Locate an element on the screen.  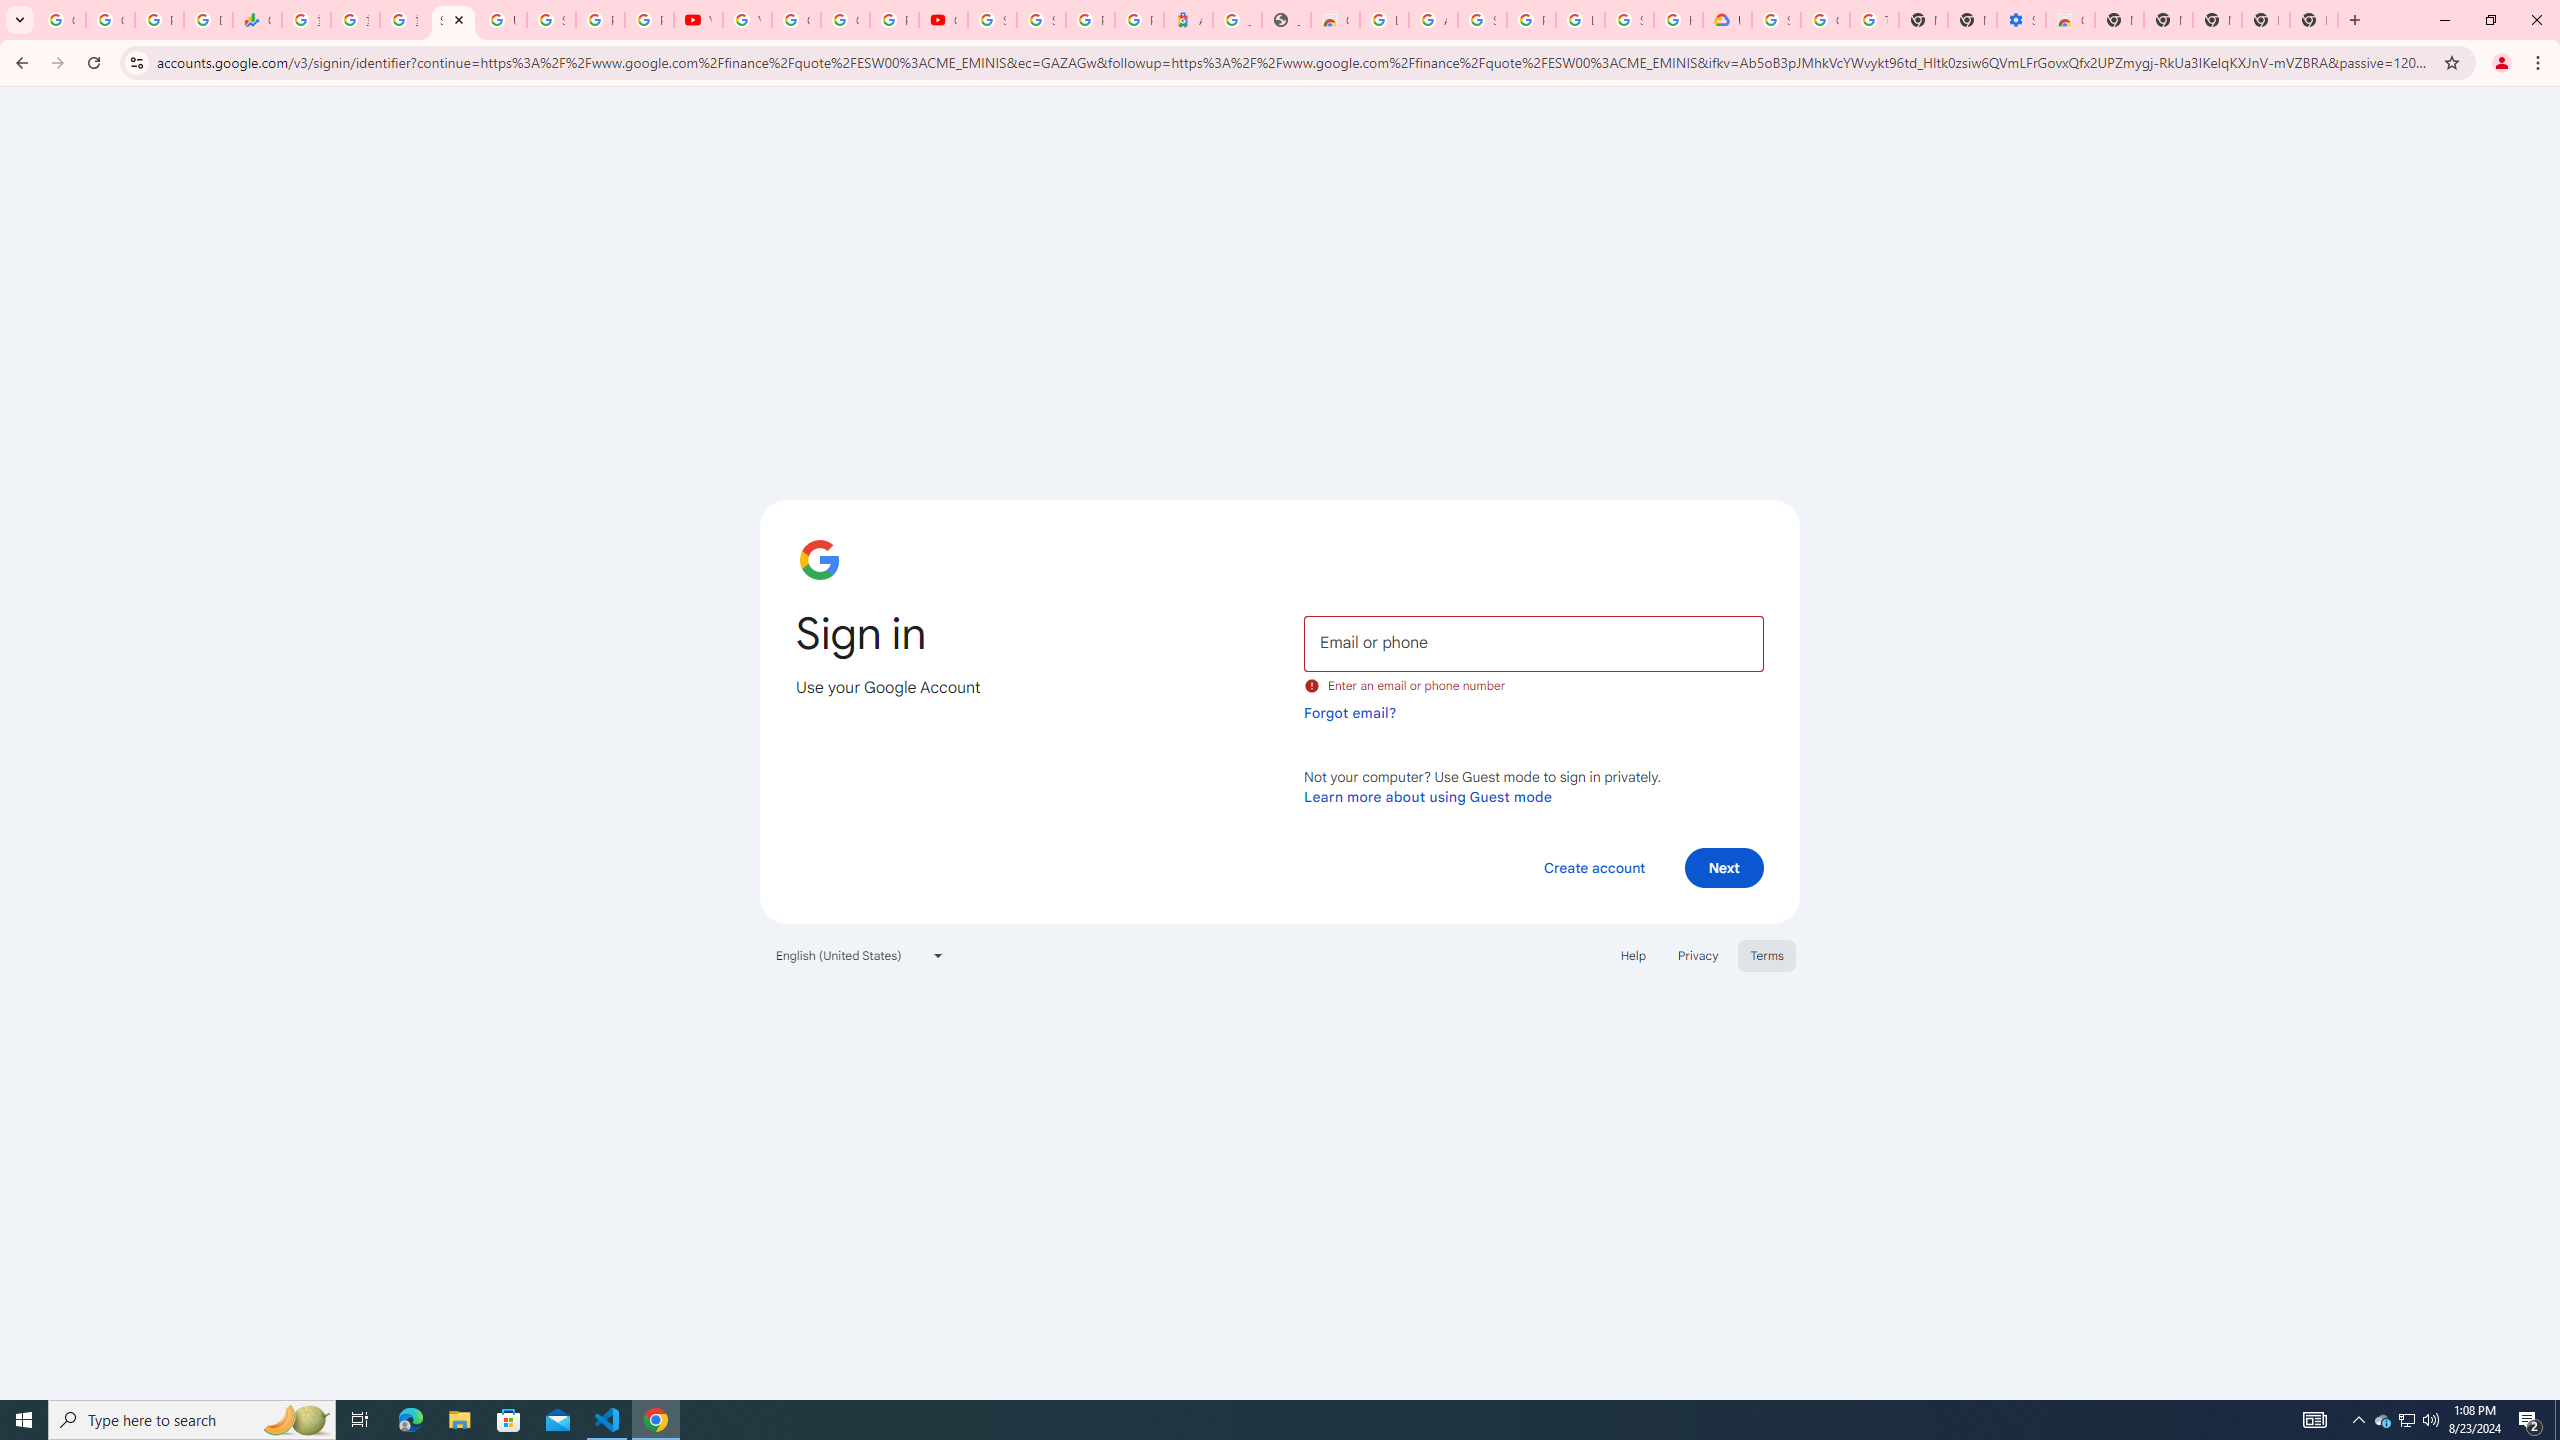
'YouTube' is located at coordinates (697, 19).